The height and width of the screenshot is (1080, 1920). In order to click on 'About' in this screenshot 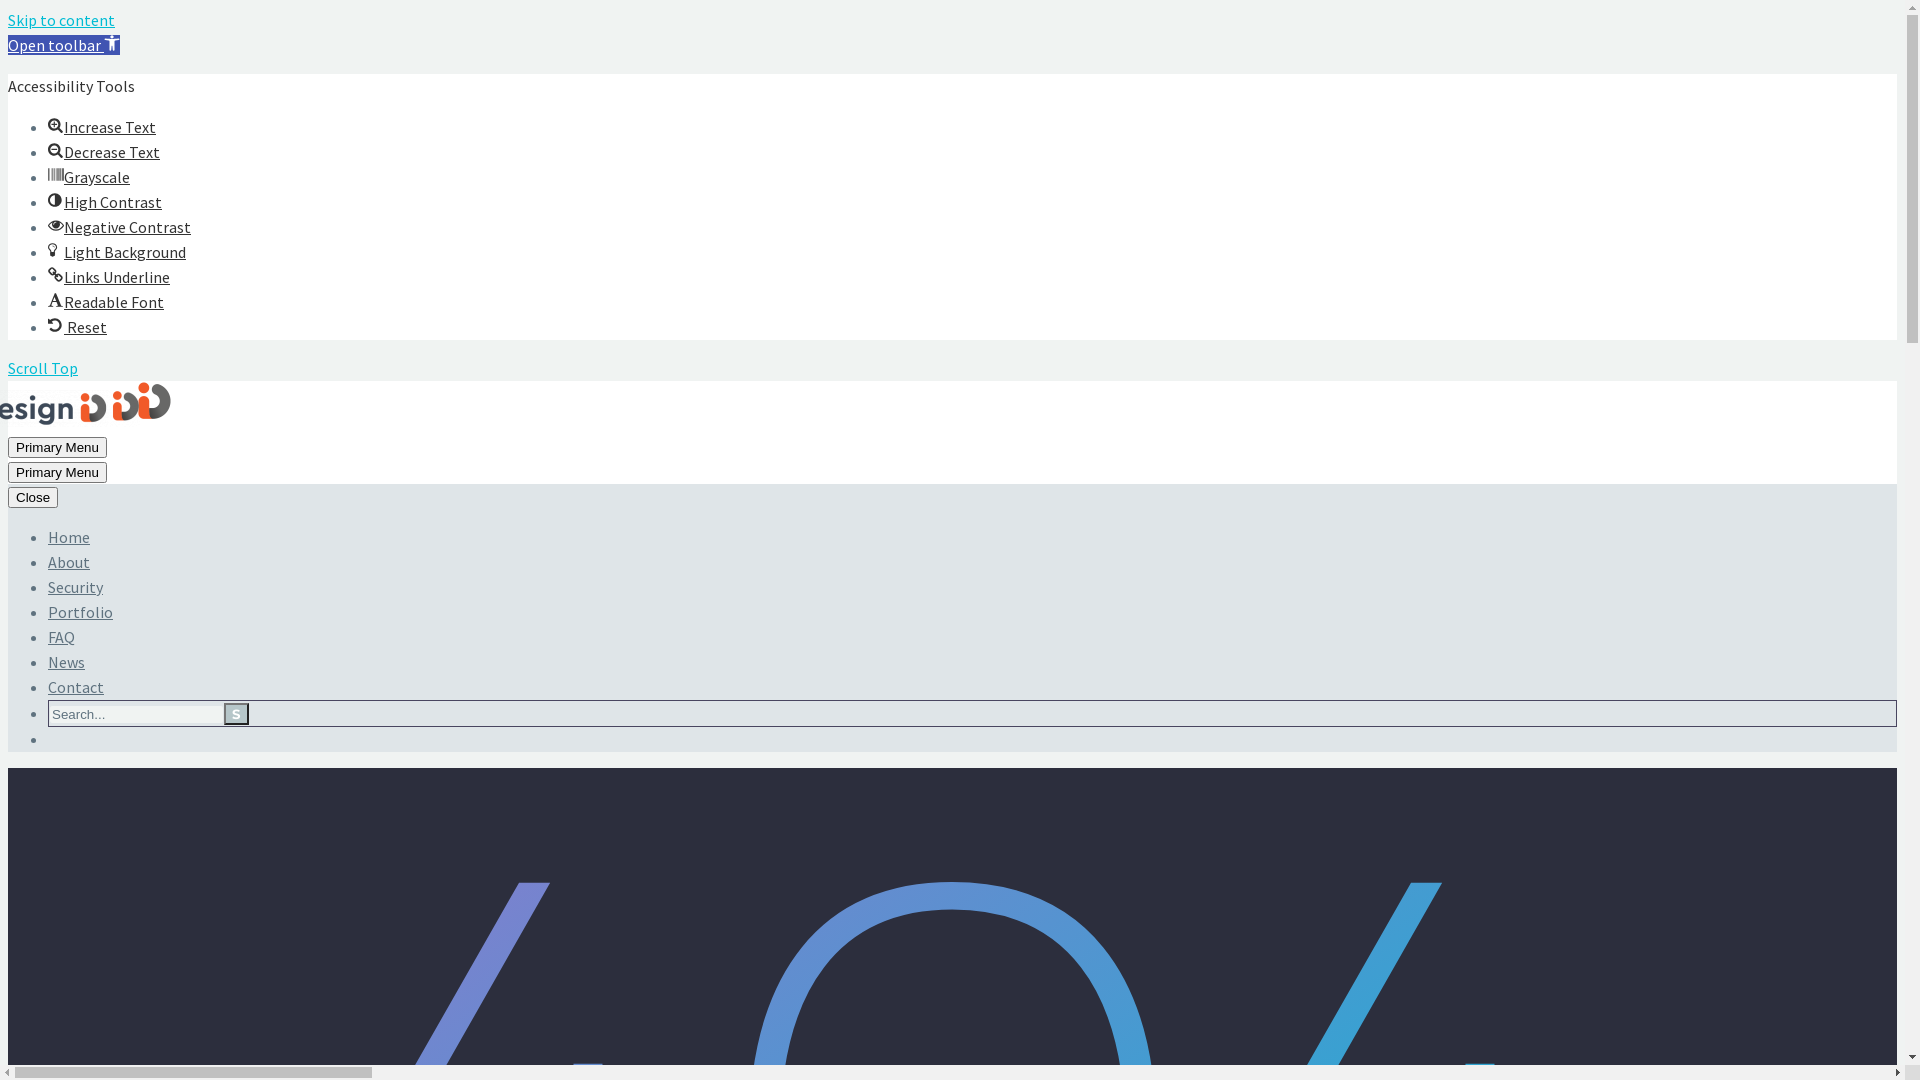, I will do `click(48, 562)`.